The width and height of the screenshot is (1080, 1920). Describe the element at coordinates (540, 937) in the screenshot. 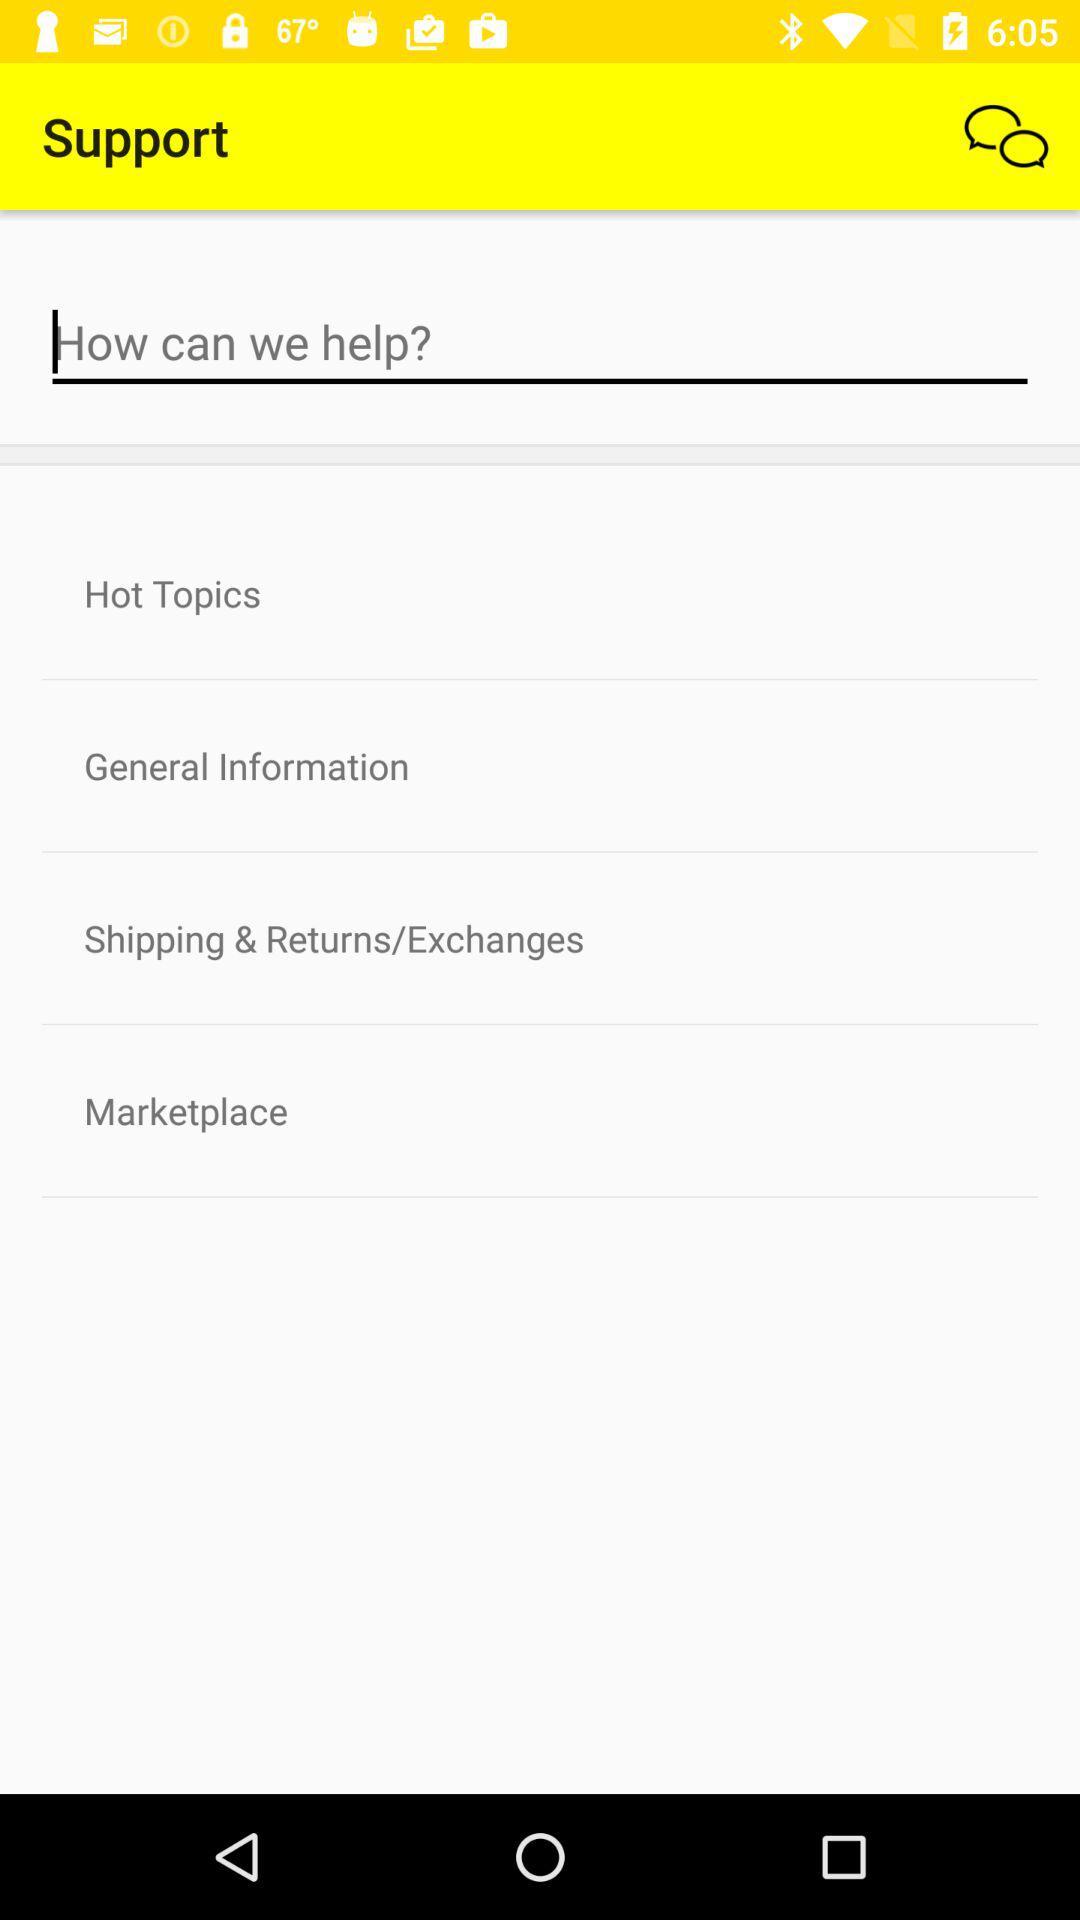

I see `the icon below general information icon` at that location.